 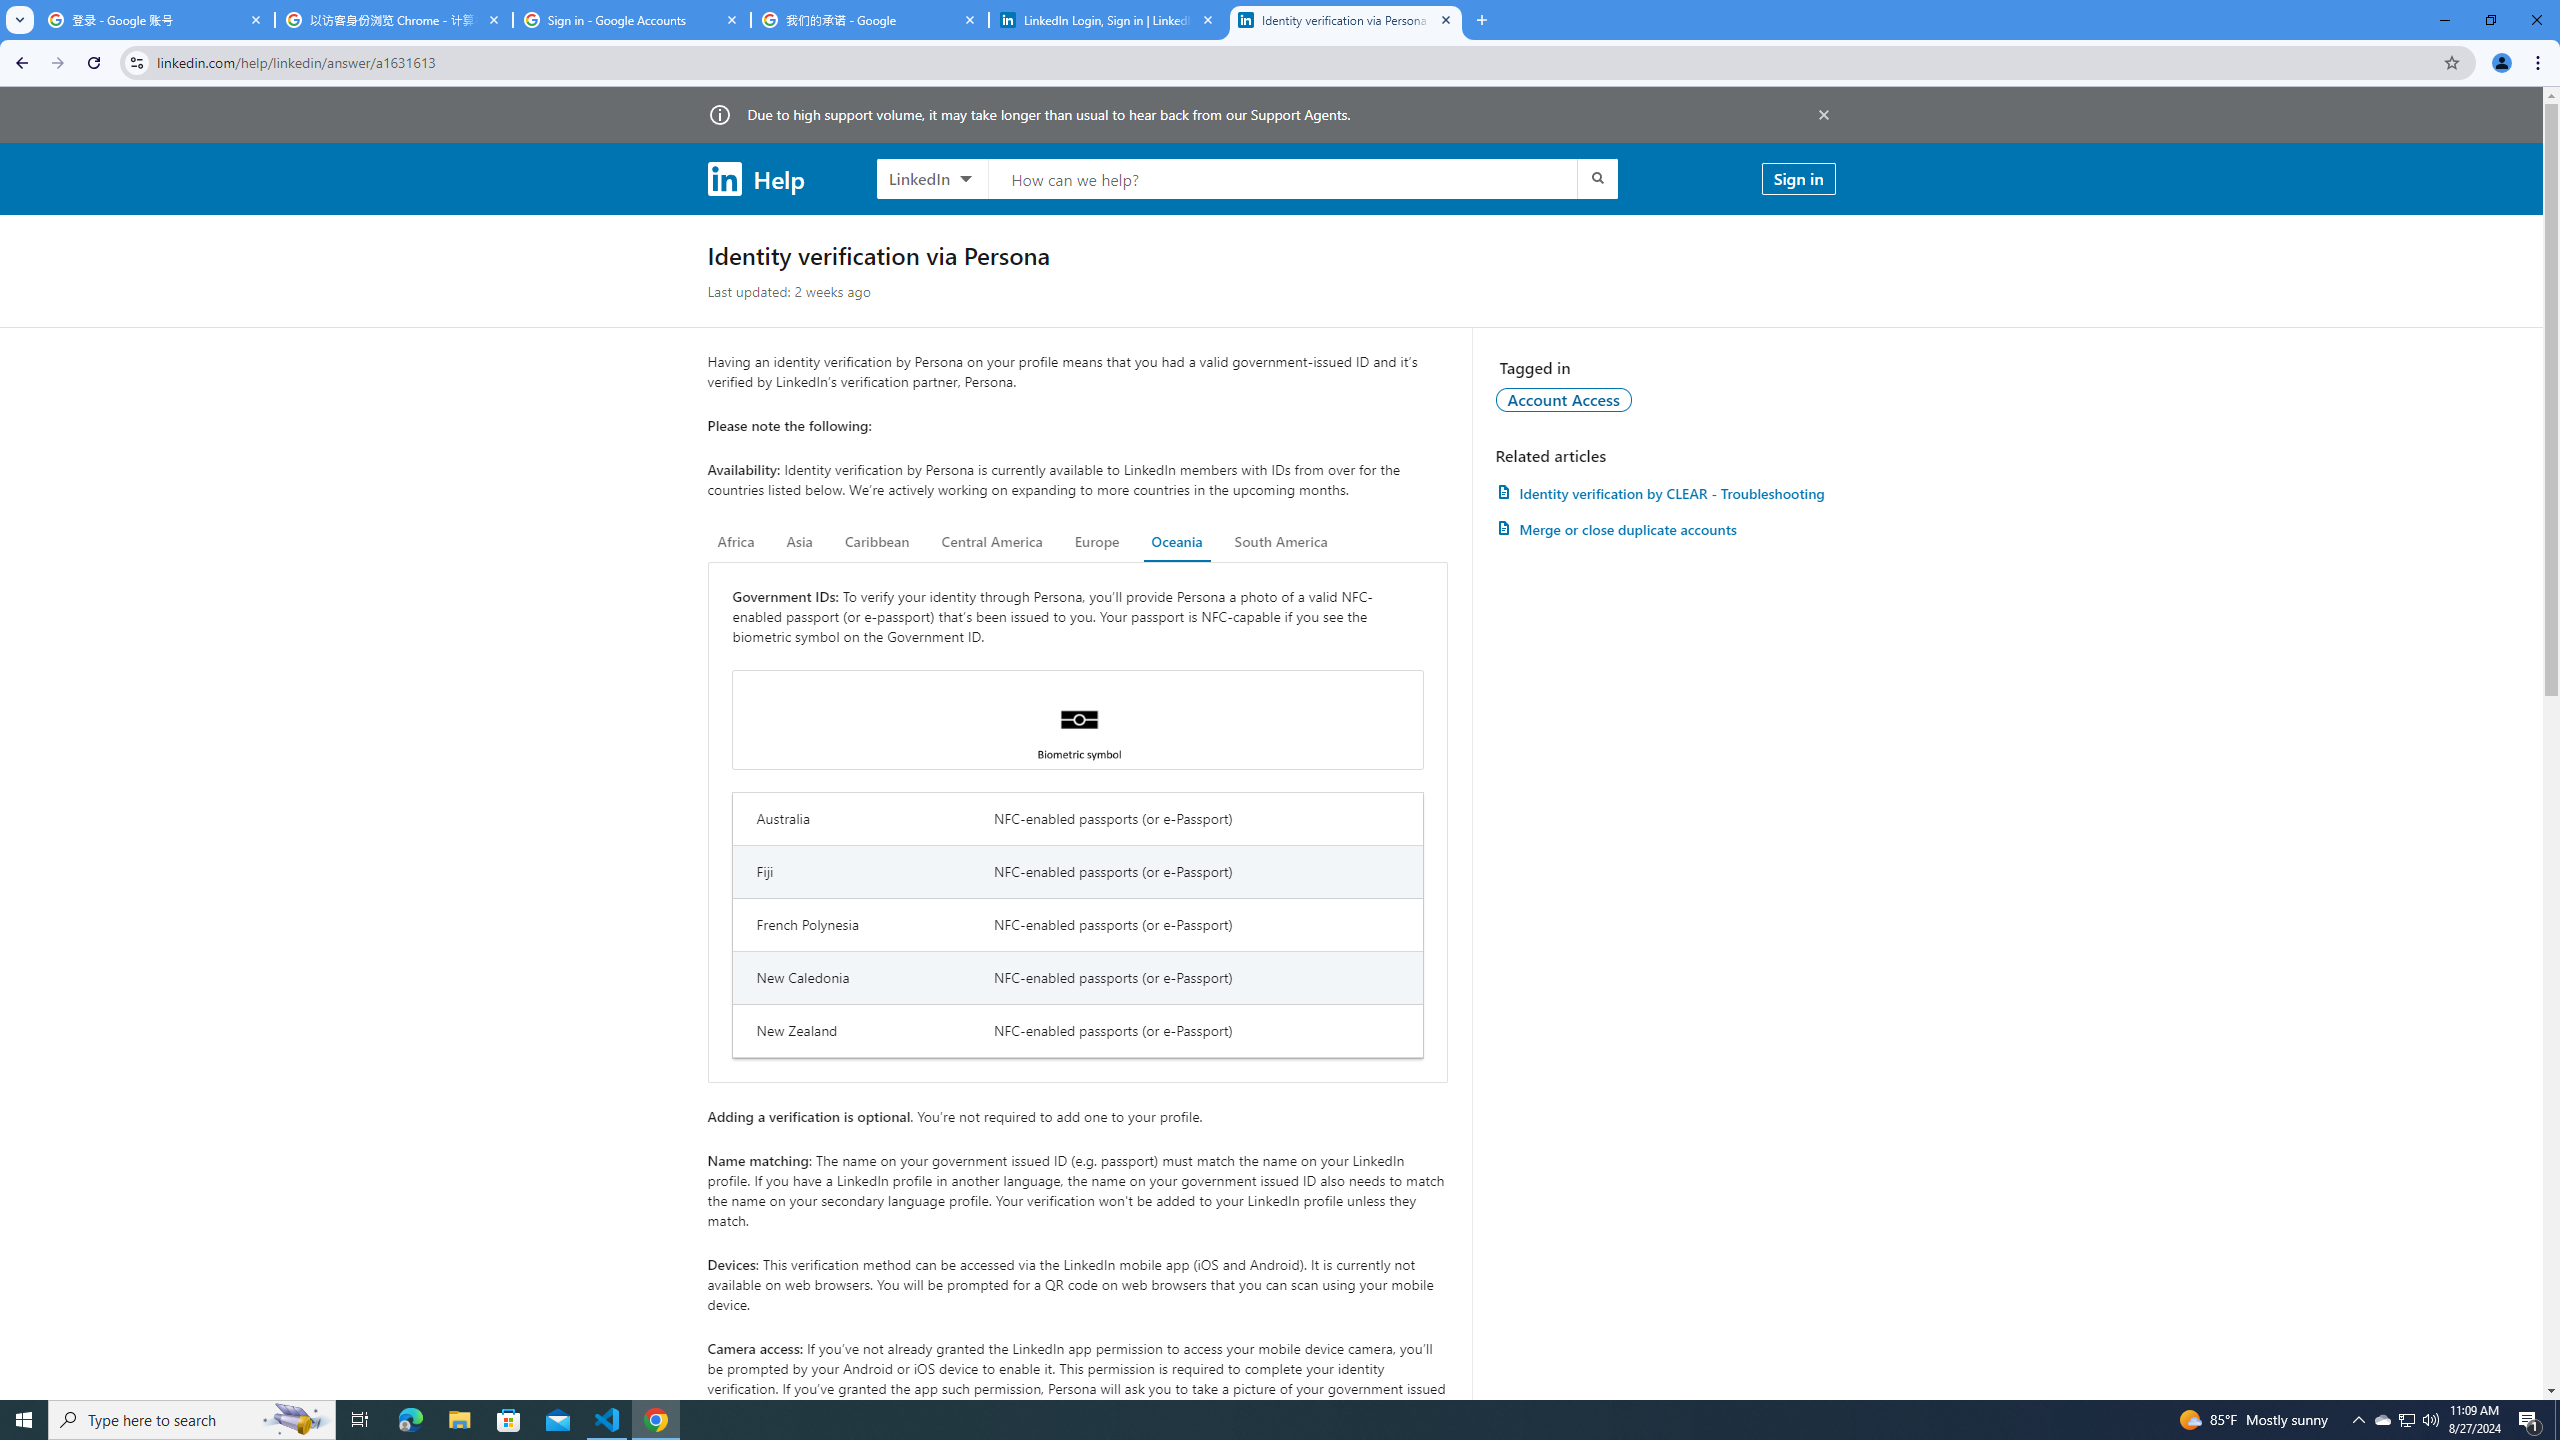 What do you see at coordinates (1280, 541) in the screenshot?
I see `'South America'` at bounding box center [1280, 541].